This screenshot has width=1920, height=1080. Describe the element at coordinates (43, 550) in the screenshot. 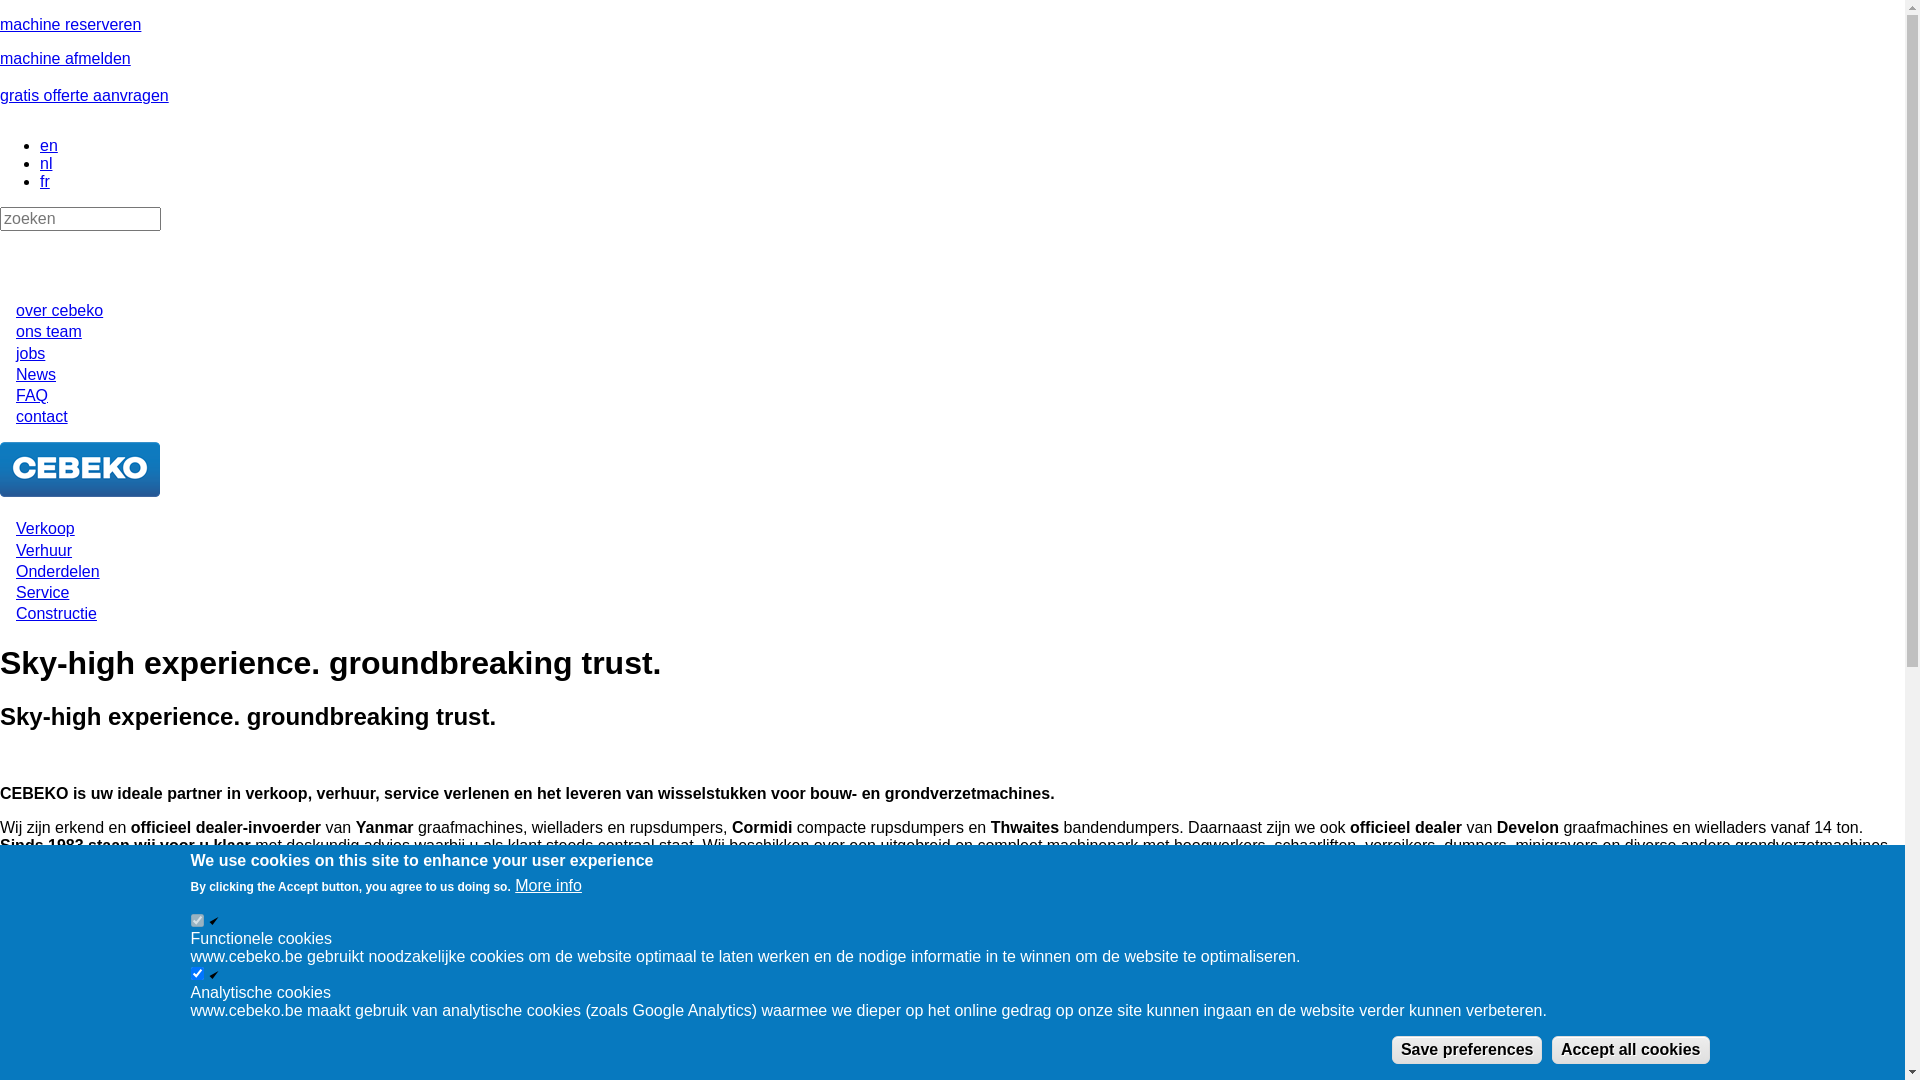

I see `'Verhuur'` at that location.